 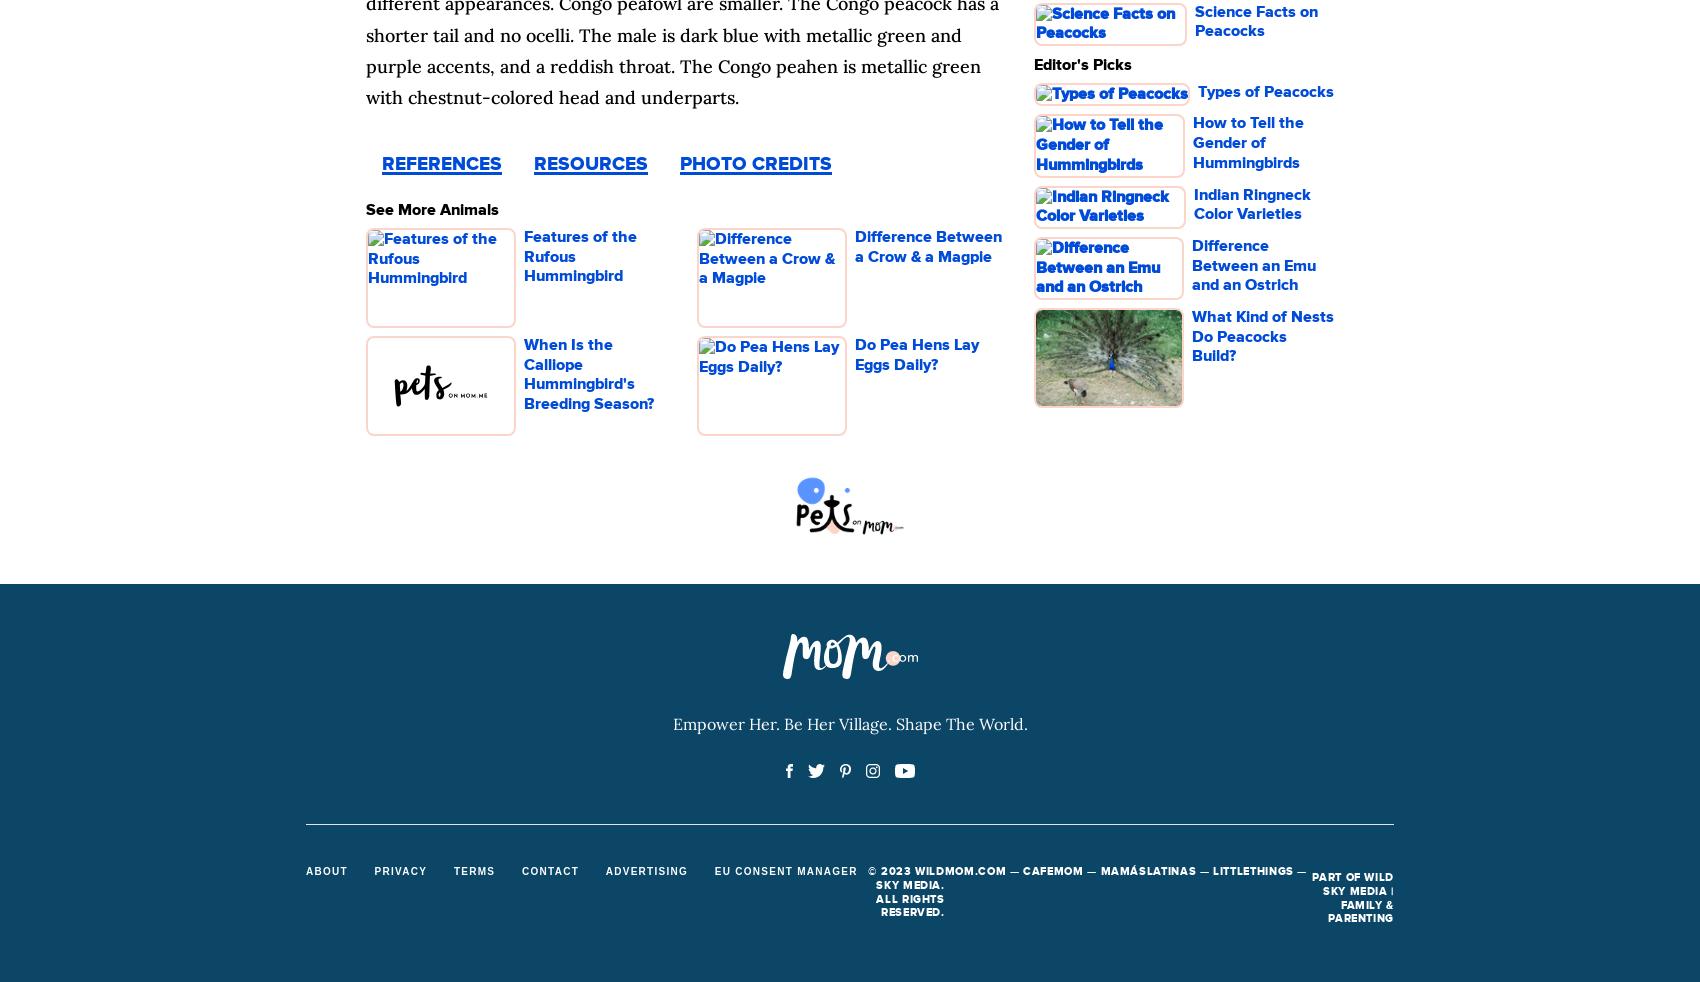 What do you see at coordinates (672, 722) in the screenshot?
I see `'Empower Her. Be Her Village. Shape The World.'` at bounding box center [672, 722].